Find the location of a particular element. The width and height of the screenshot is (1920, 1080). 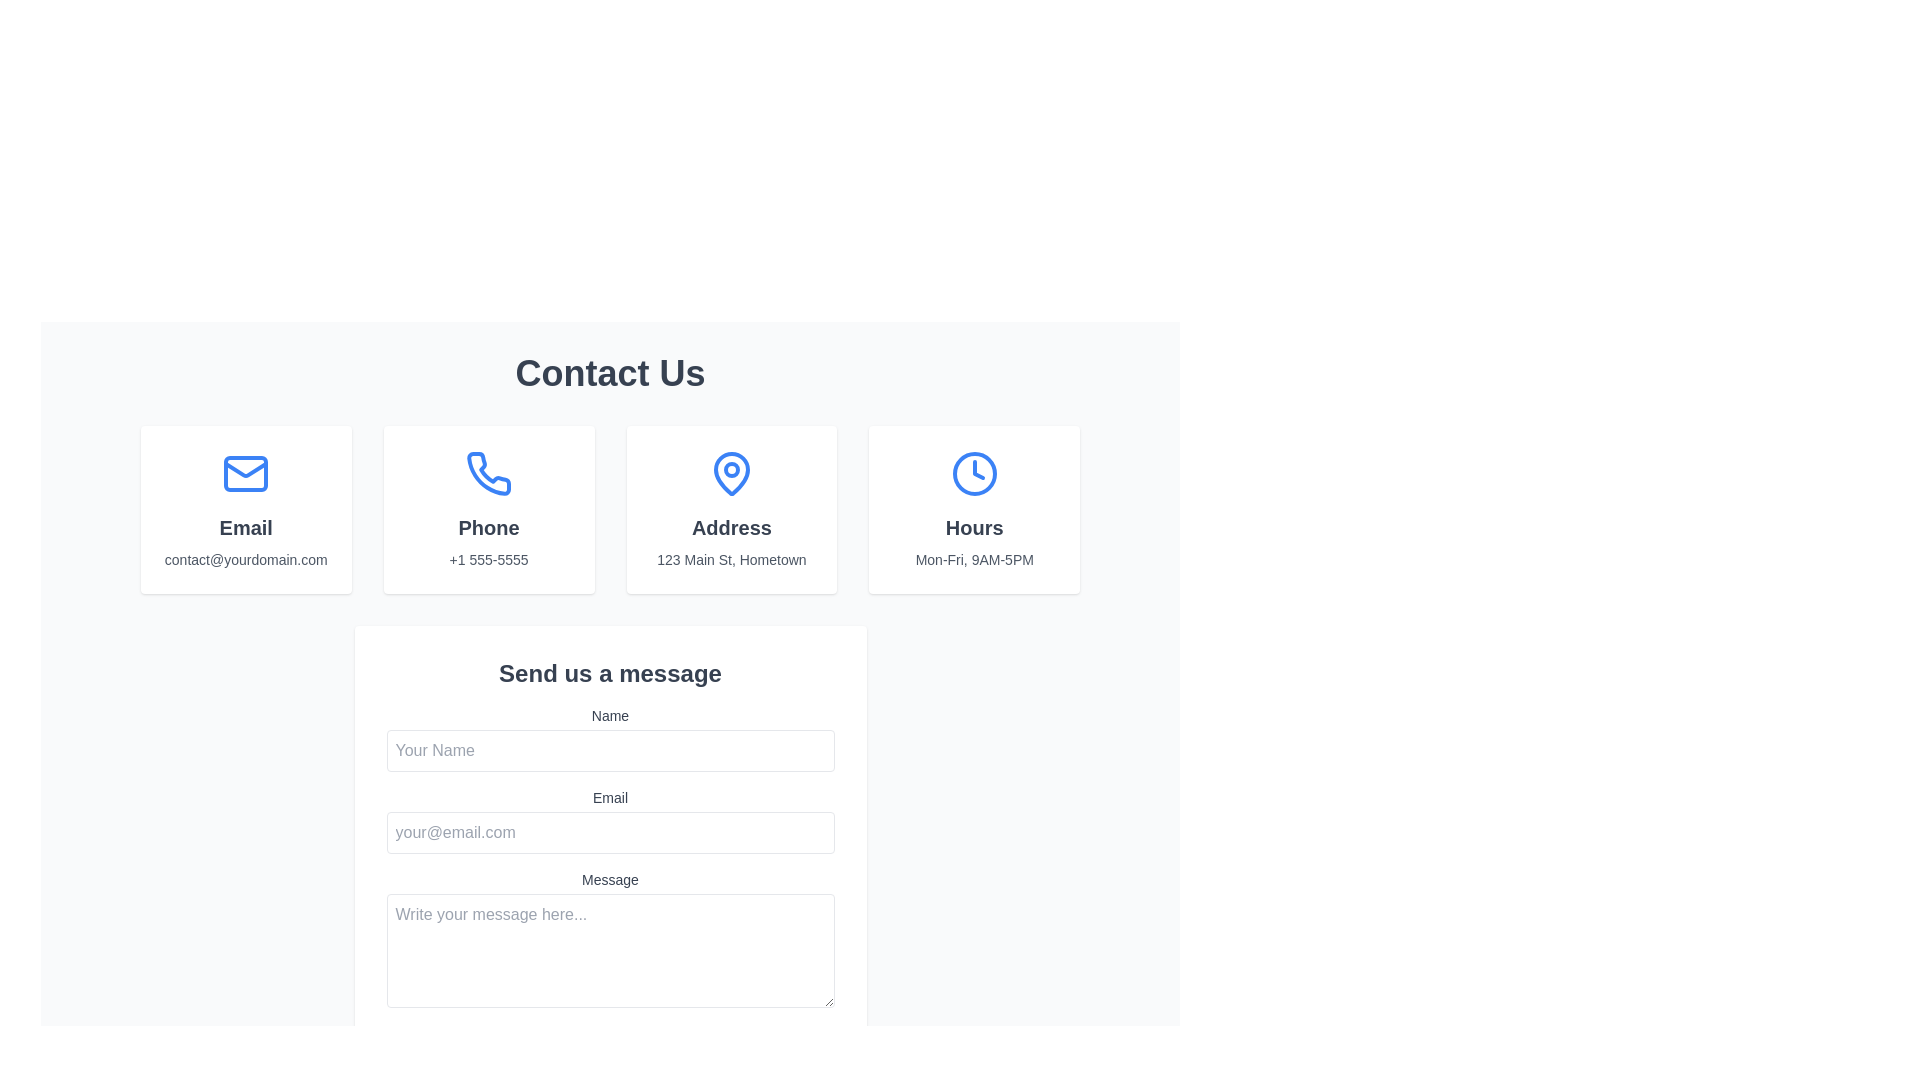

the 'Hours' text label which serves as the title for the operating hours section, located in the fourth section of the top row of contact options on the page is located at coordinates (974, 527).